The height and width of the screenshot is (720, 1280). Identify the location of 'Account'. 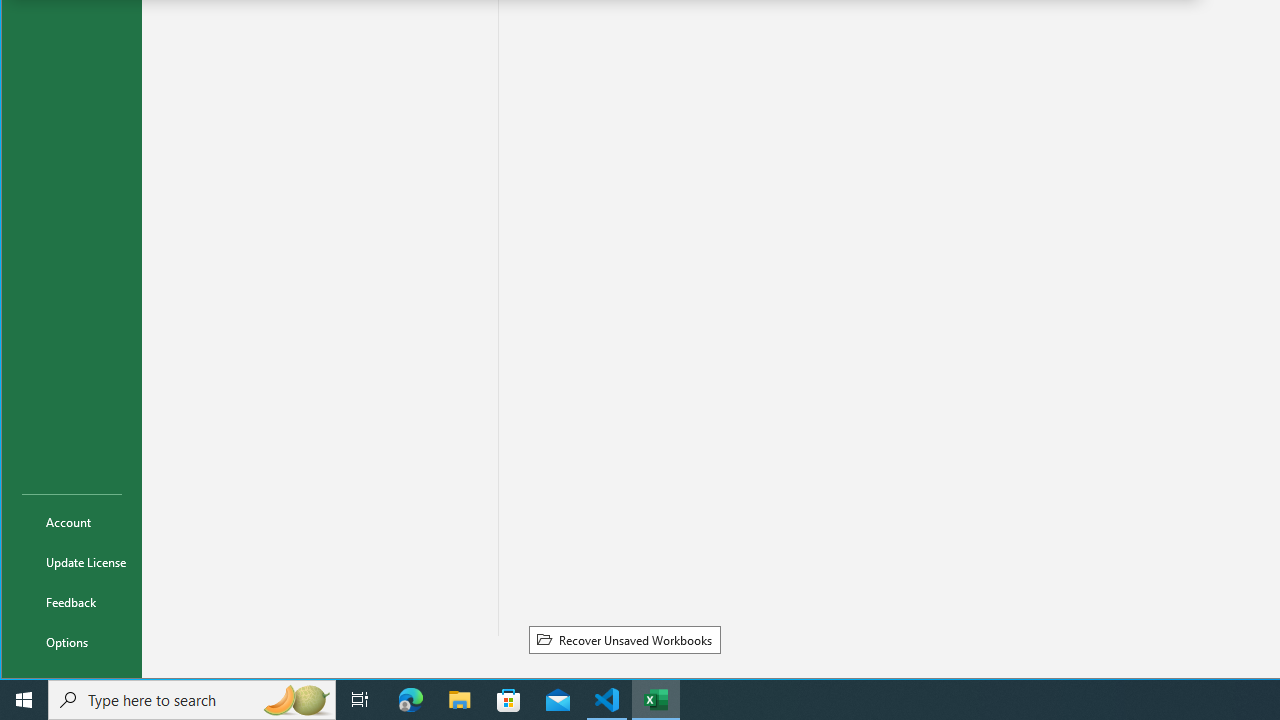
(72, 521).